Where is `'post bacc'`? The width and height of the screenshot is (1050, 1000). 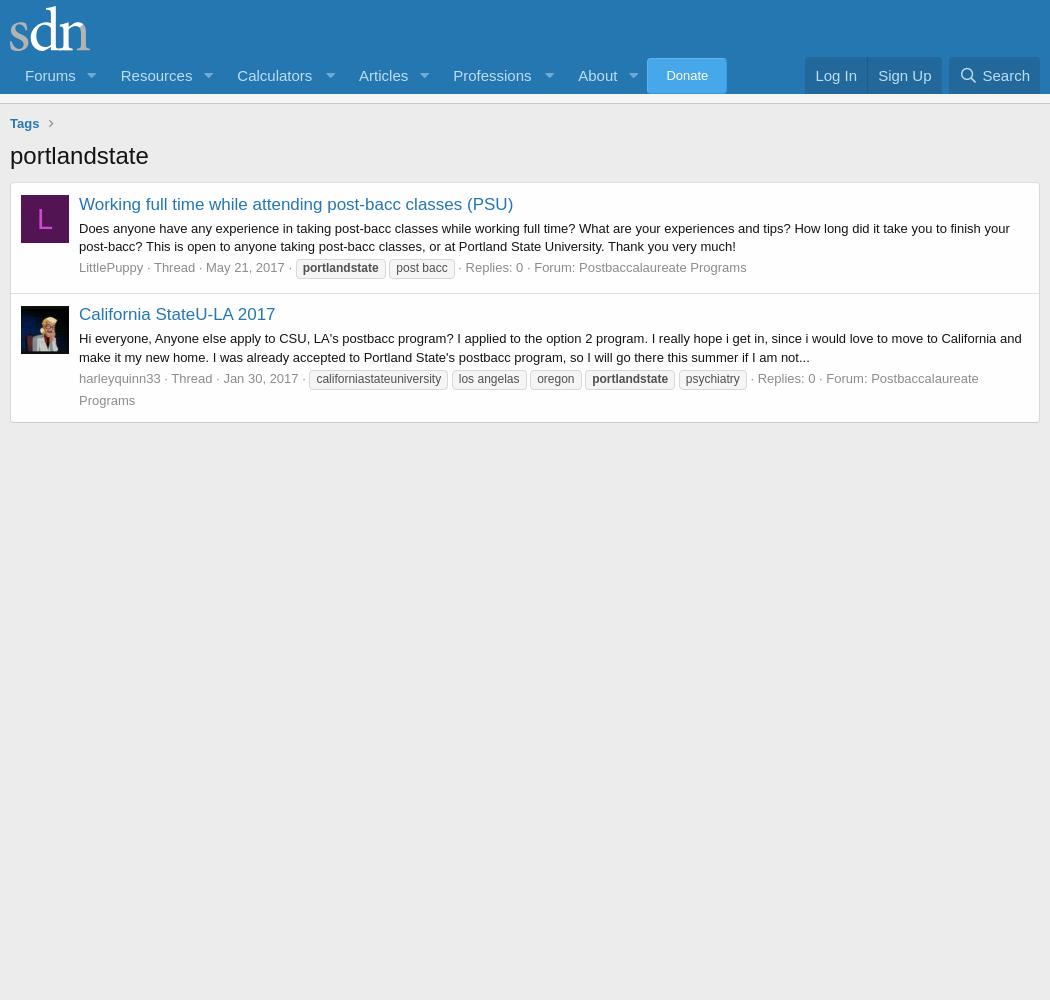
'post bacc' is located at coordinates (420, 268).